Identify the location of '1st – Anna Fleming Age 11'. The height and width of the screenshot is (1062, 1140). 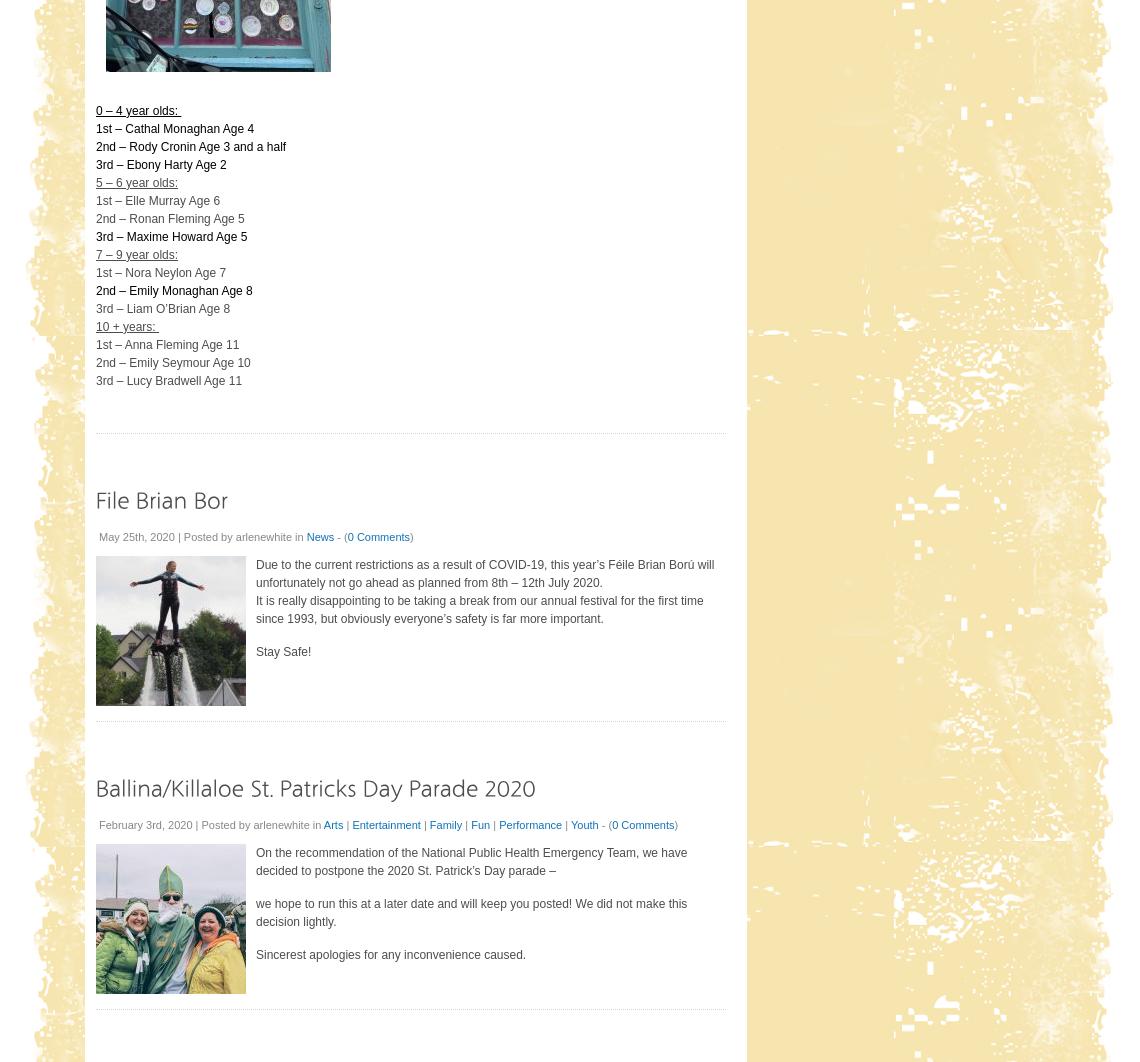
(167, 342).